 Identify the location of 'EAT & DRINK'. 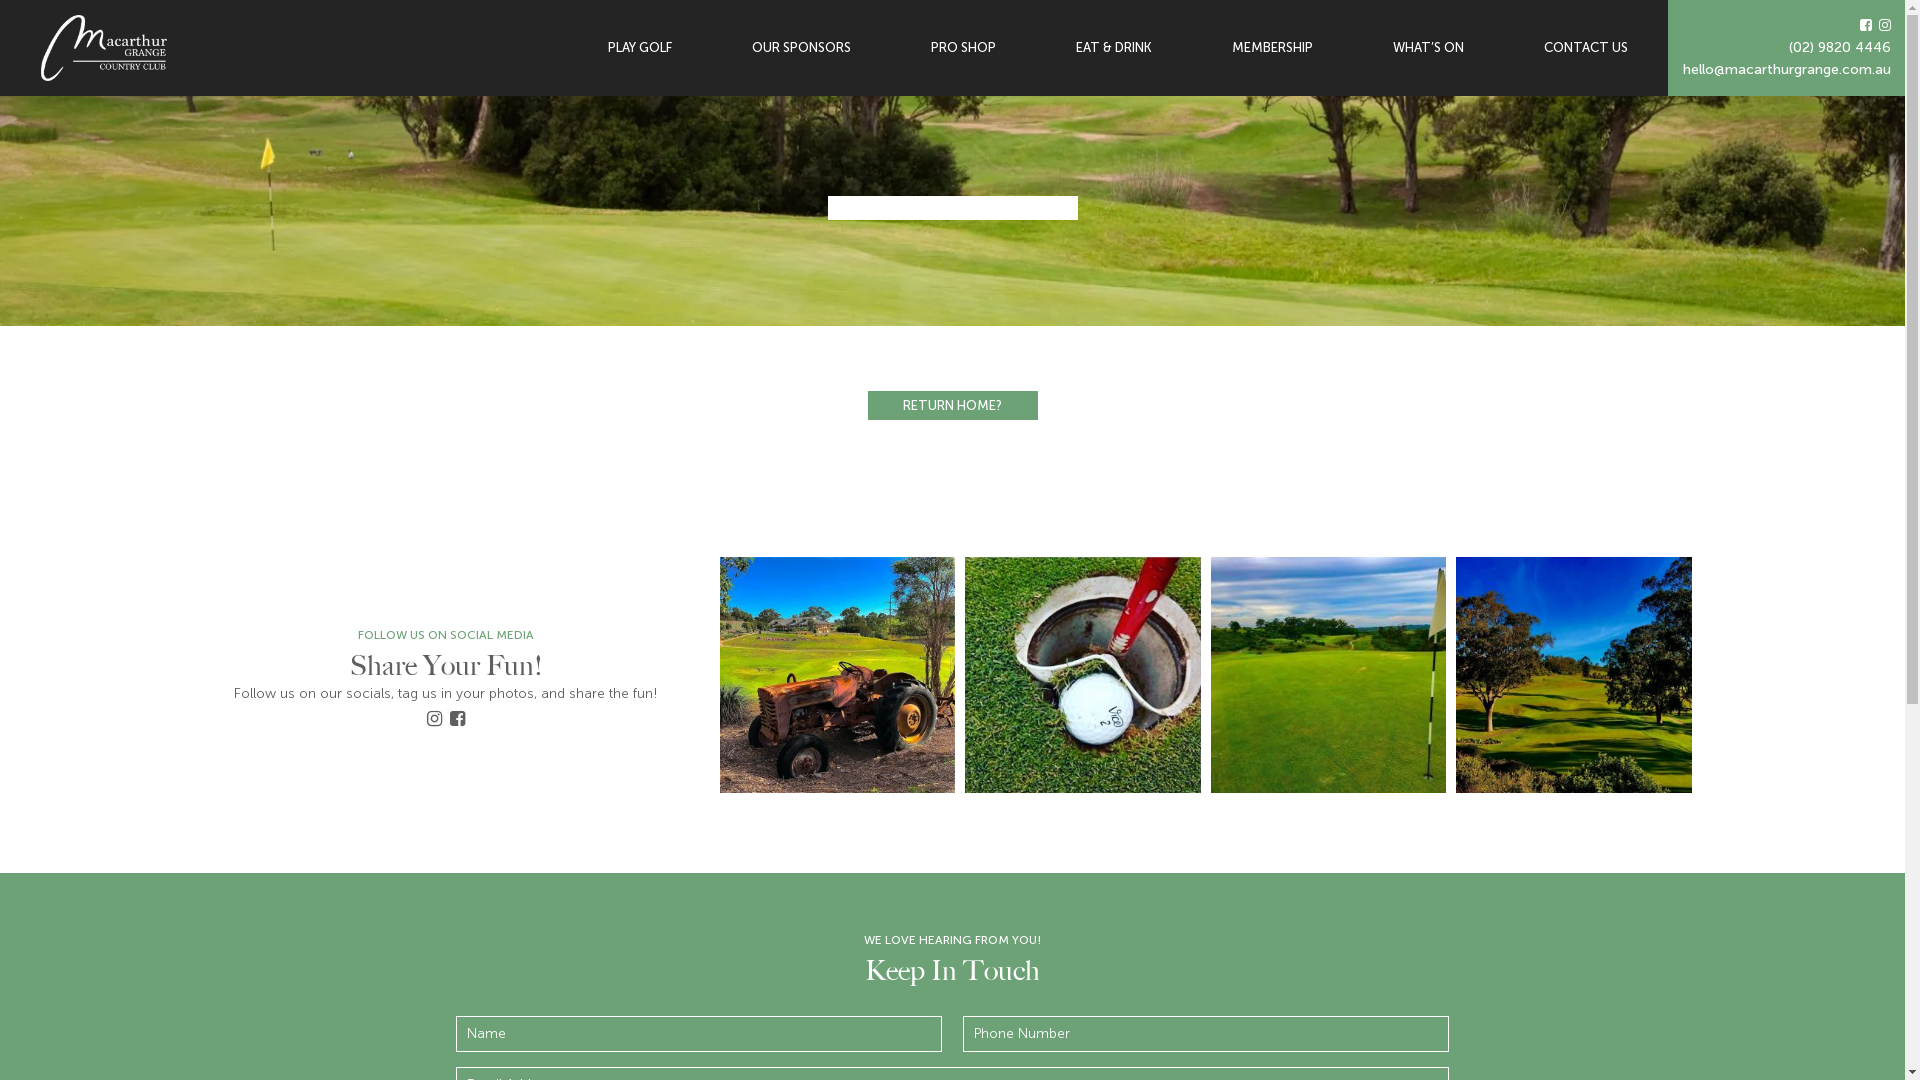
(1112, 46).